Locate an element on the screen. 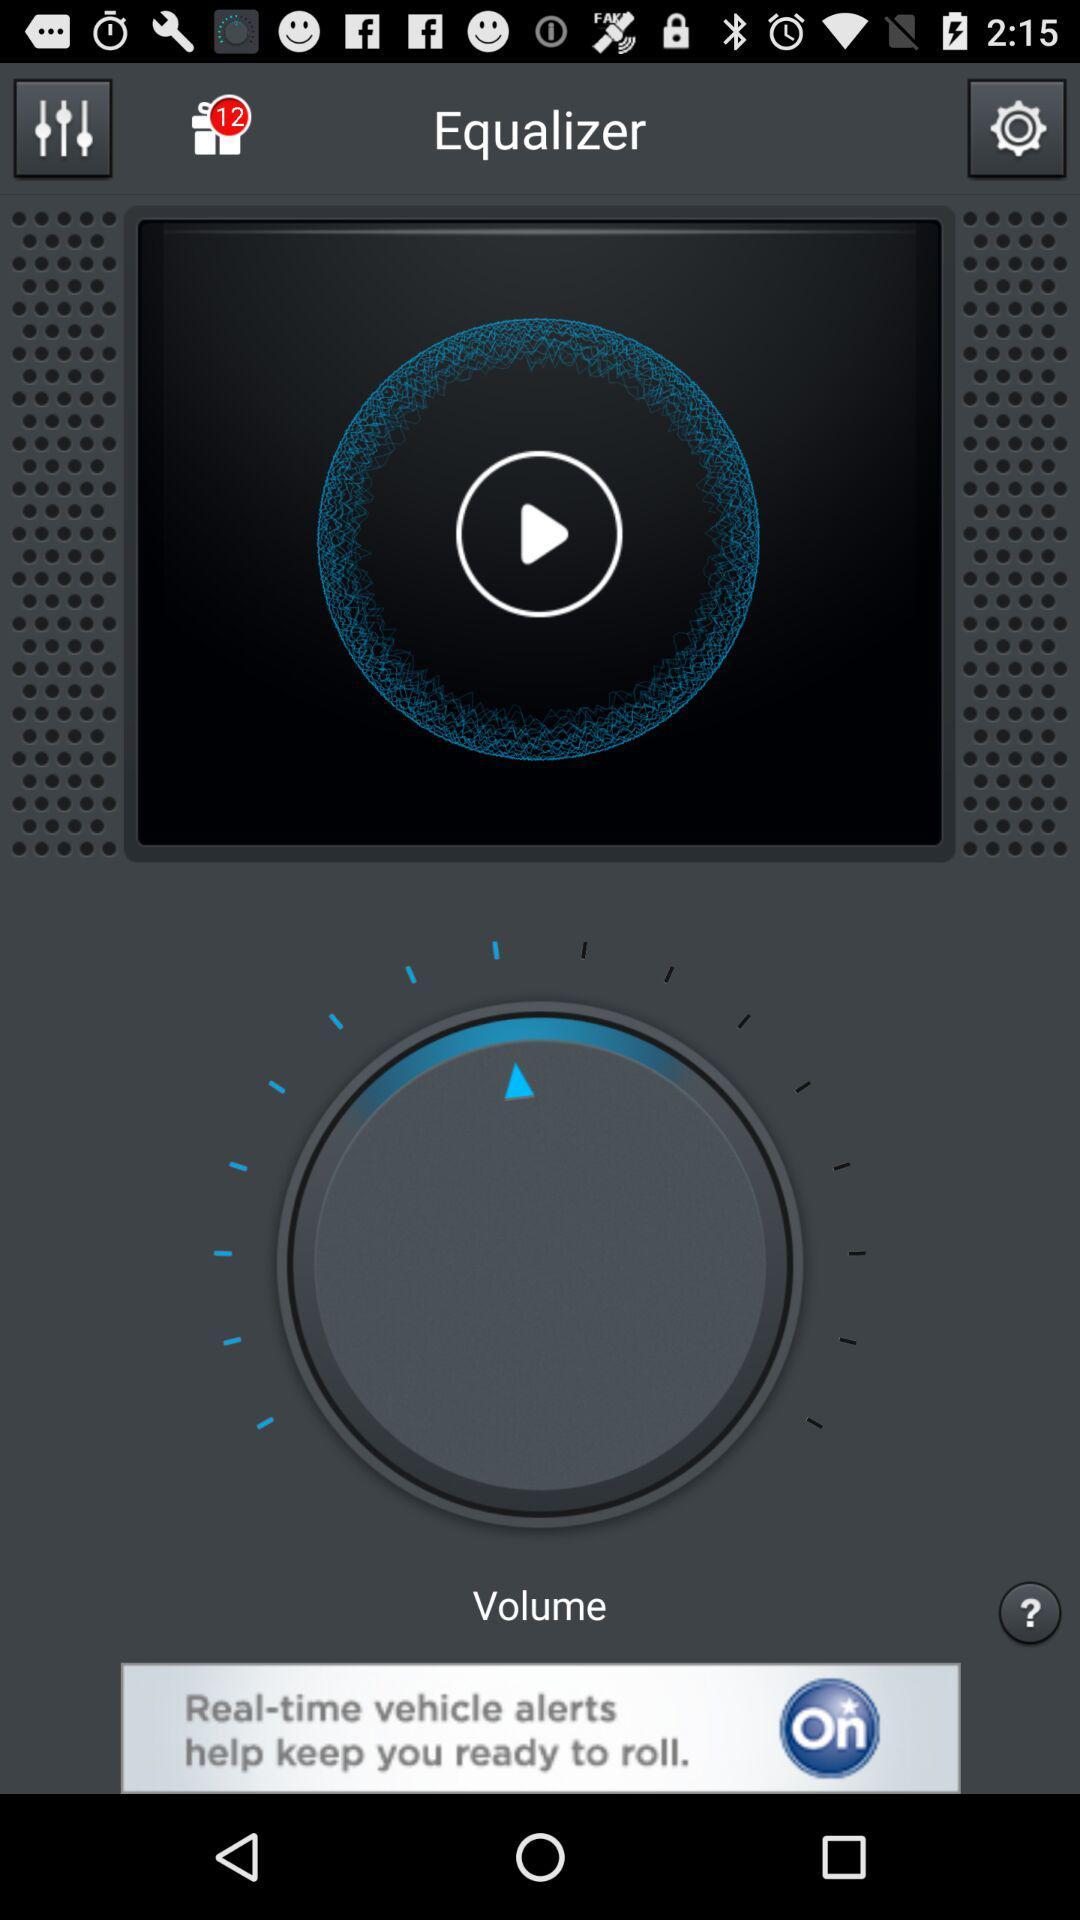  filter is located at coordinates (61, 127).